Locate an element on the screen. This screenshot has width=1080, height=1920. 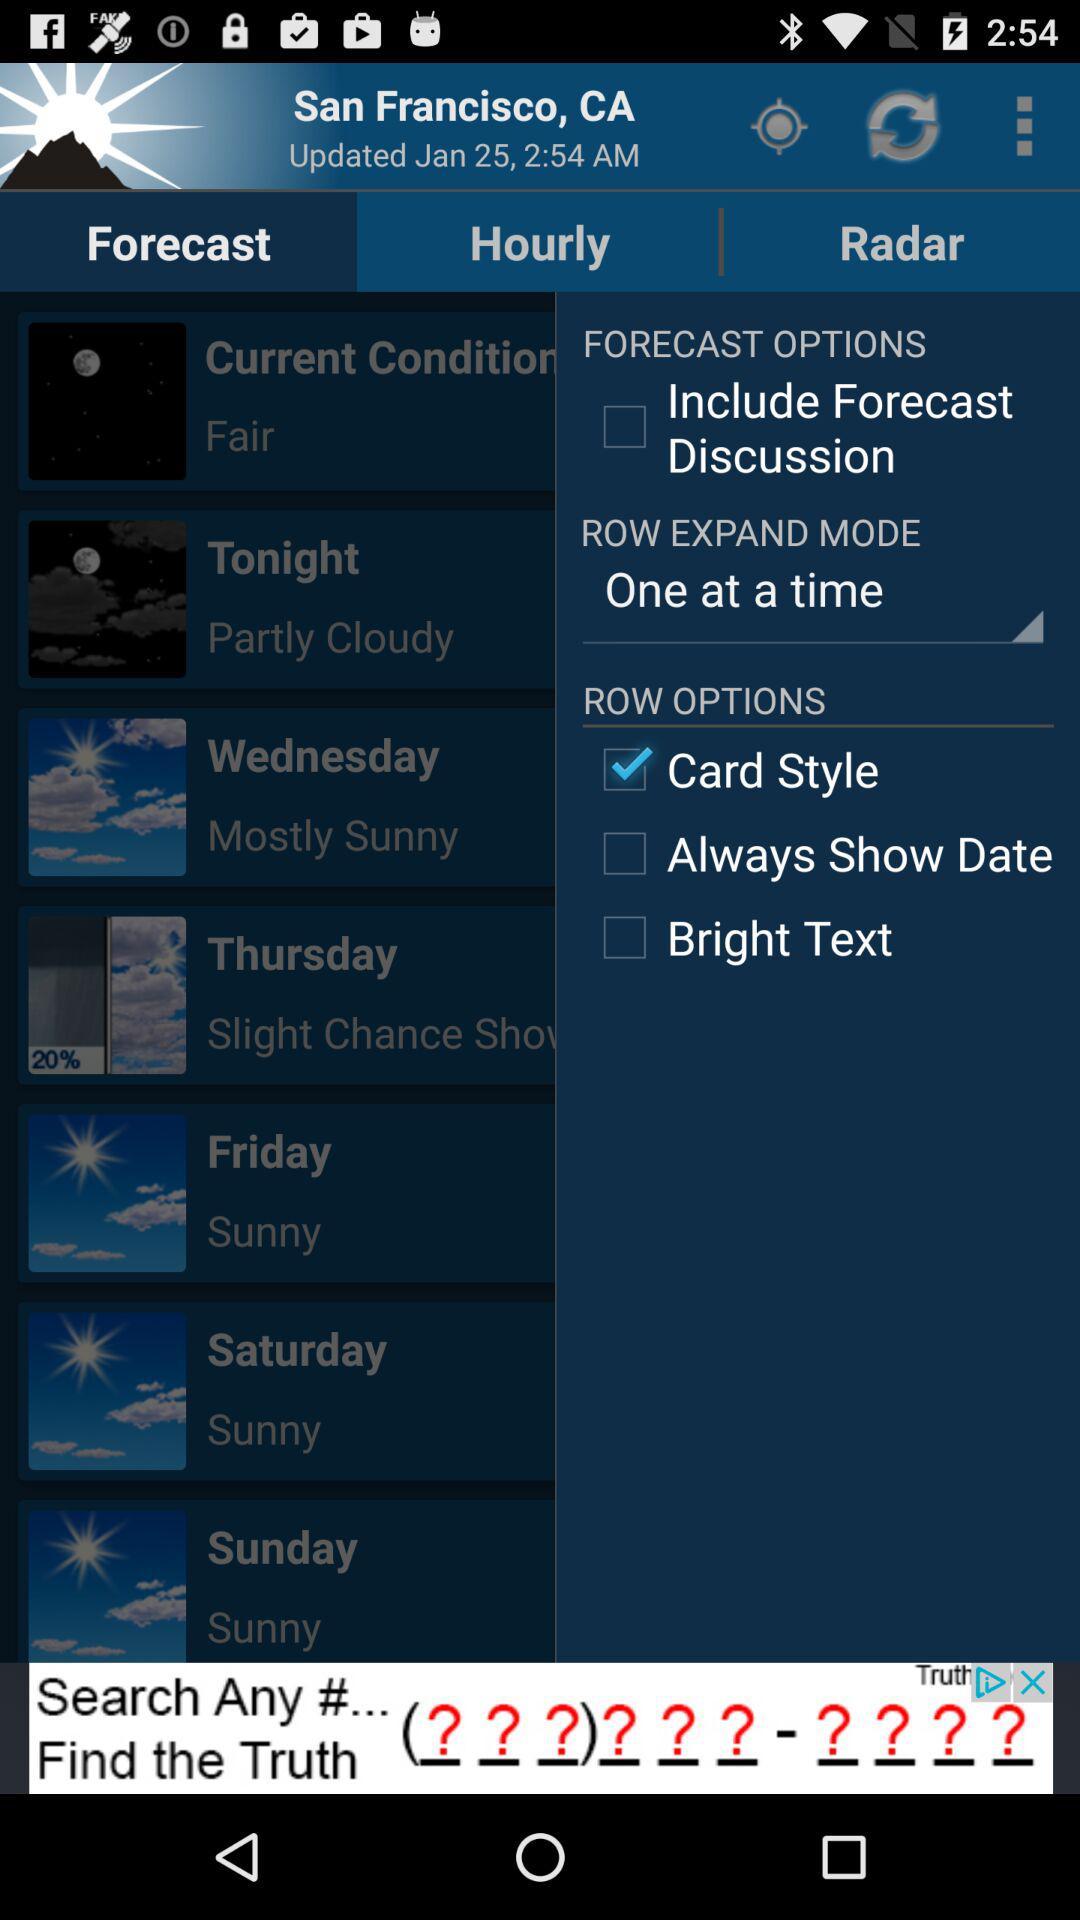
the more icon is located at coordinates (1024, 133).